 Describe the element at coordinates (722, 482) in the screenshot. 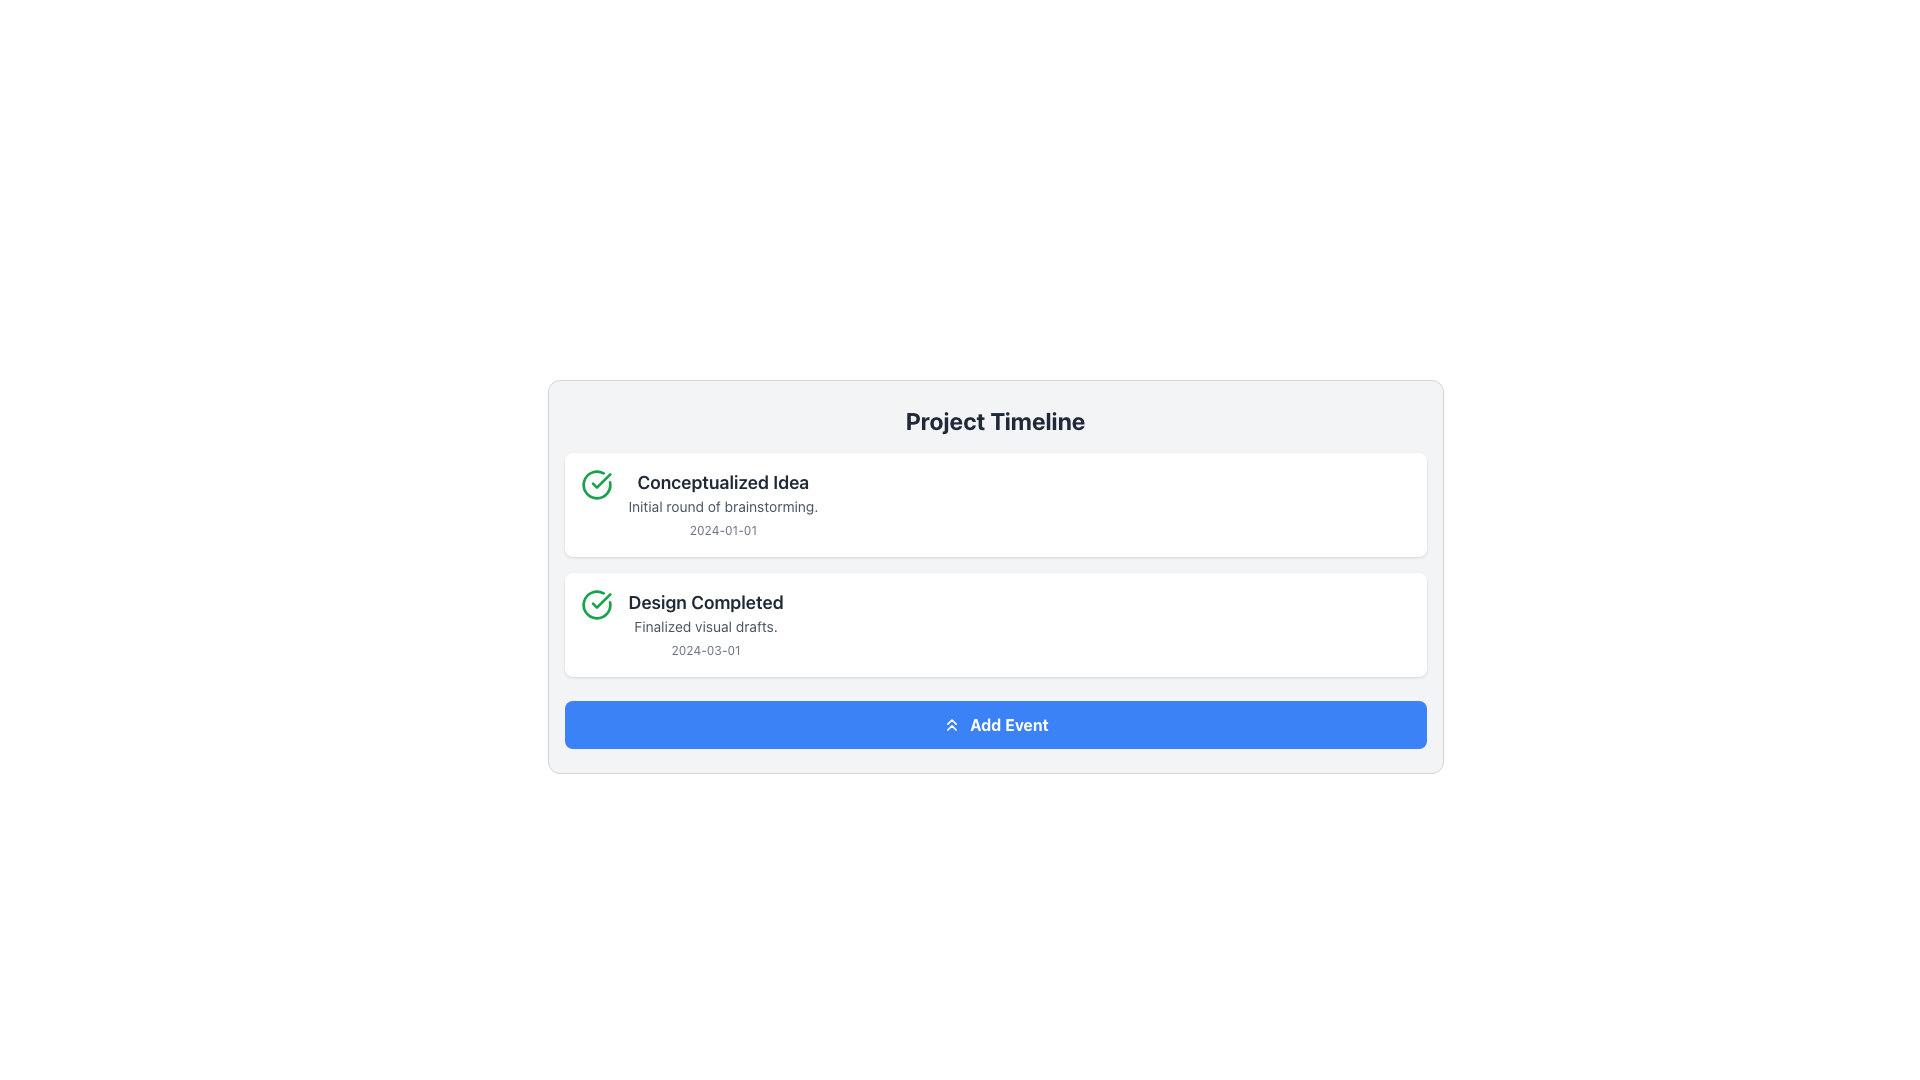

I see `the text label that indicates the name of the event or phase in the first item of the vertical timeline under 'Project Timeline'` at that location.